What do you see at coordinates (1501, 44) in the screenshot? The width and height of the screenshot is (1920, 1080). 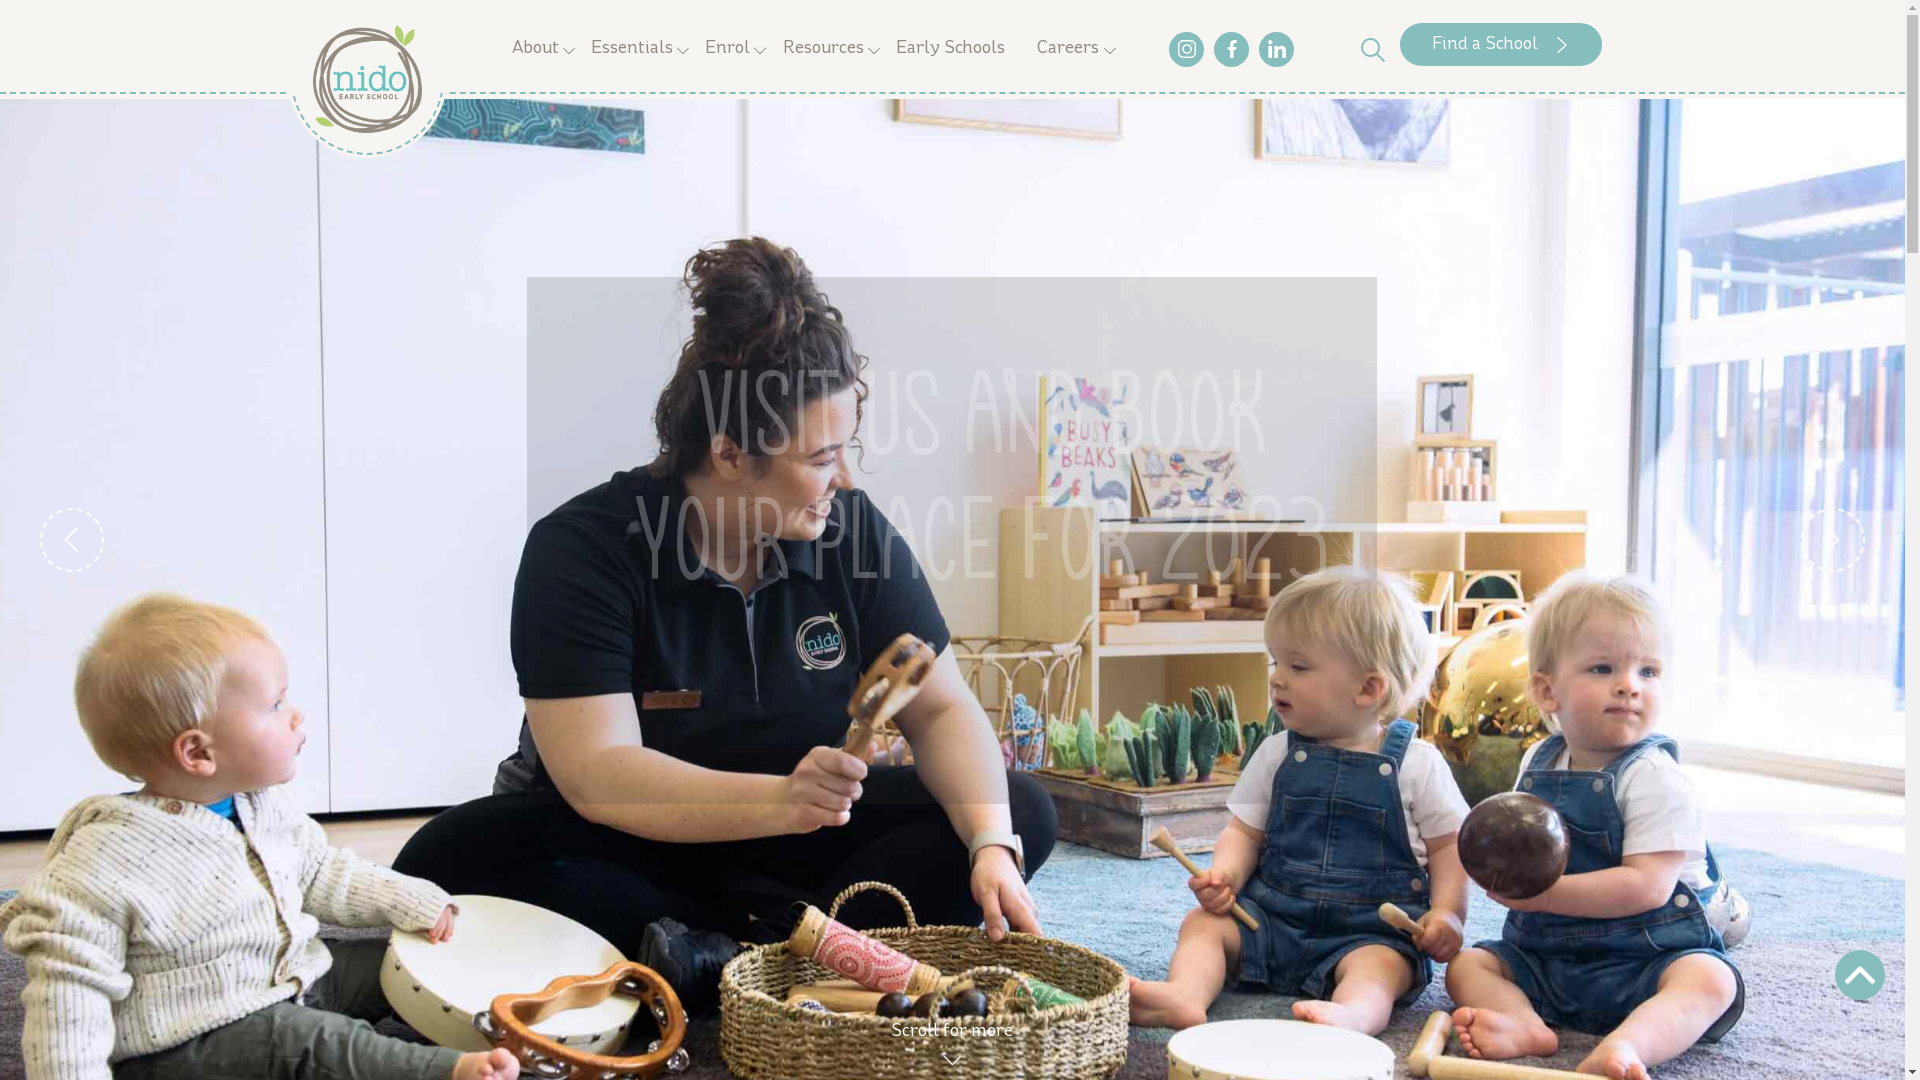 I see `'Find a School'` at bounding box center [1501, 44].